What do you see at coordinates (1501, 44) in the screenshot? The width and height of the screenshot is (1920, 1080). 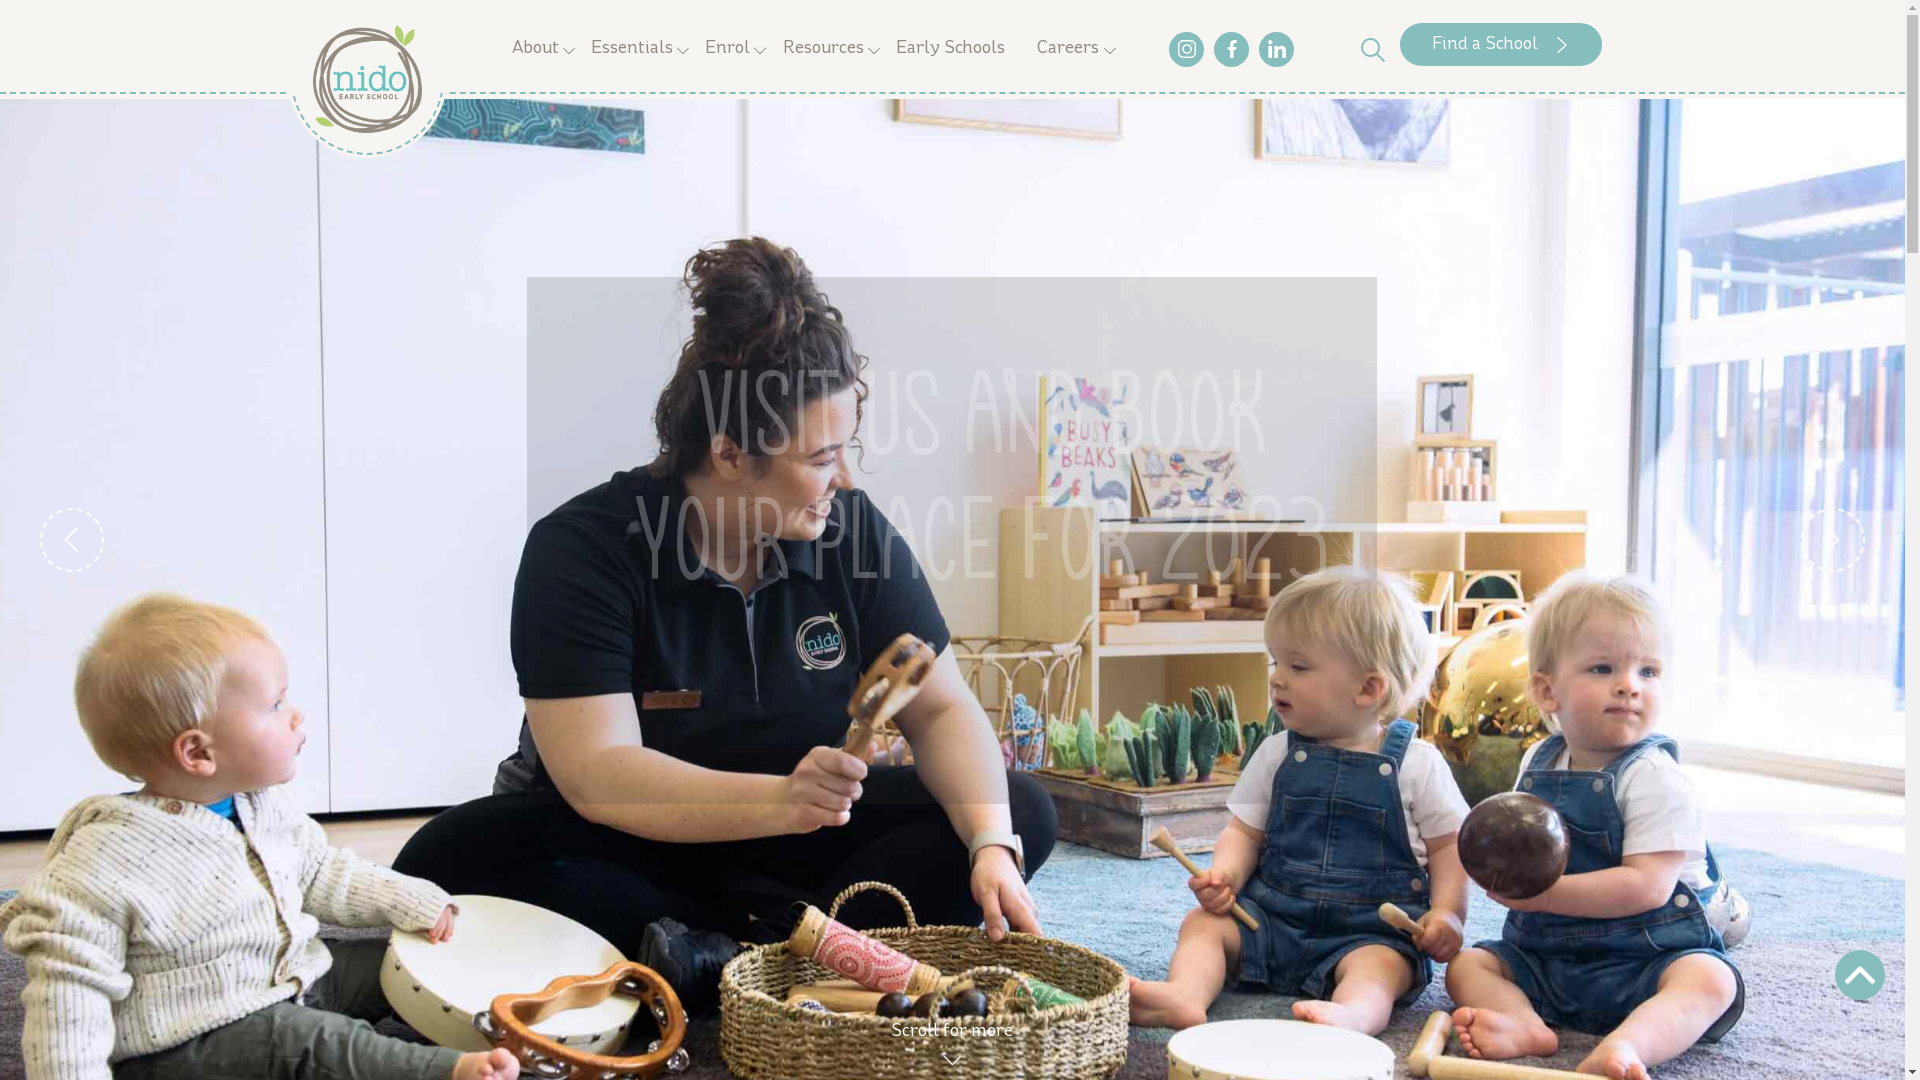 I see `'Find a School'` at bounding box center [1501, 44].